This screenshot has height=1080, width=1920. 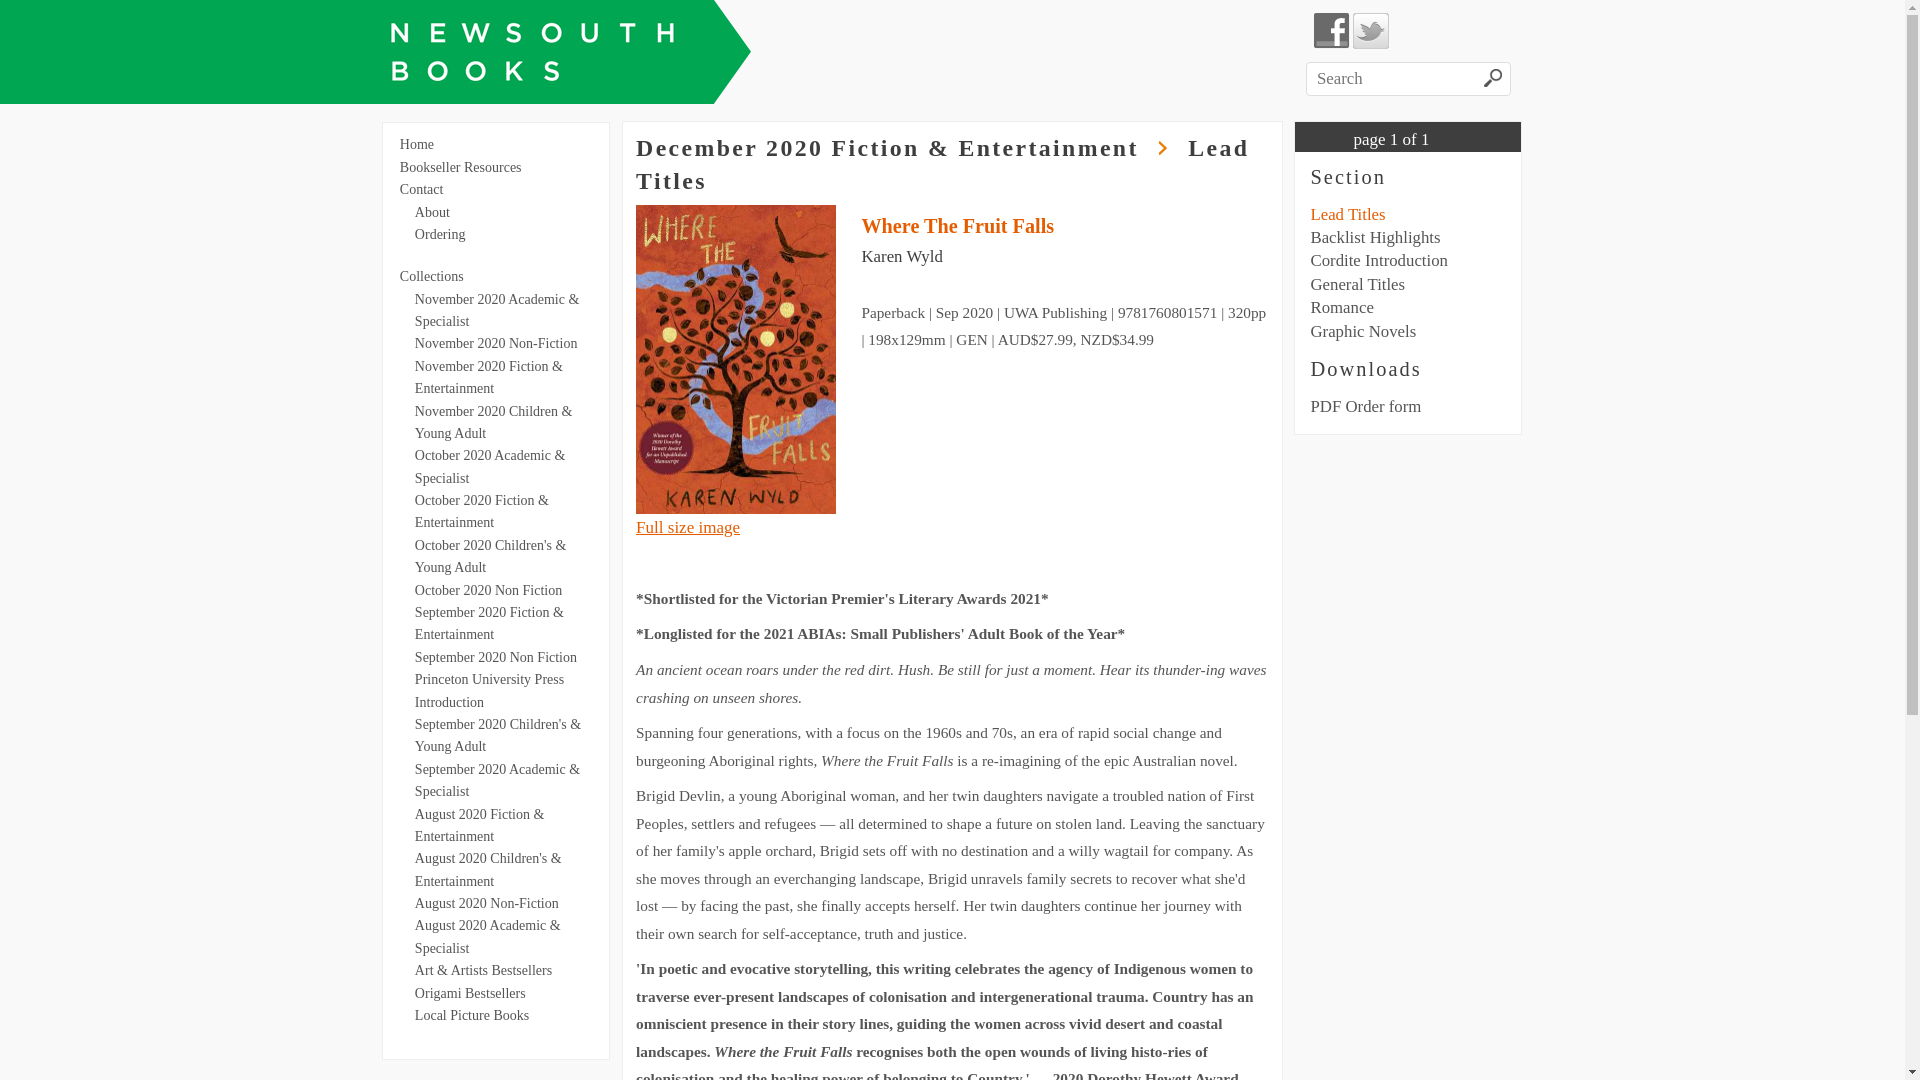 I want to click on 'November 2020 Academic & Specialist', so click(x=497, y=310).